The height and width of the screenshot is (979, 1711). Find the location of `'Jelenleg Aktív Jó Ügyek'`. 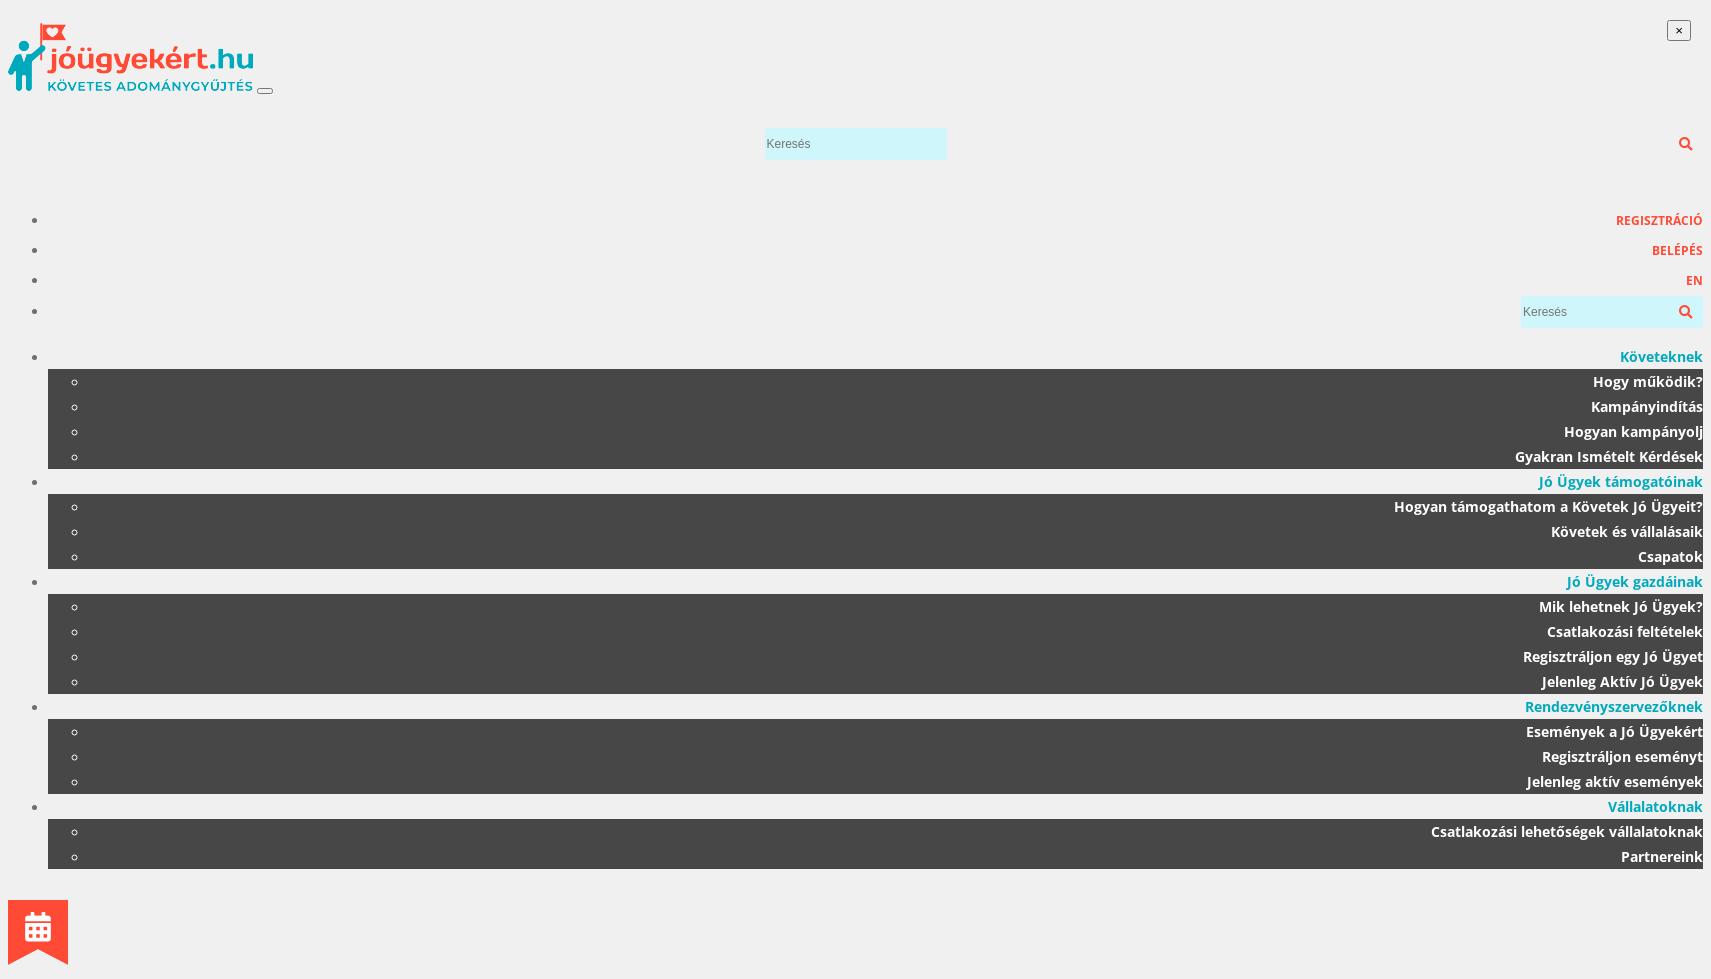

'Jelenleg Aktív Jó Ügyek' is located at coordinates (1622, 680).